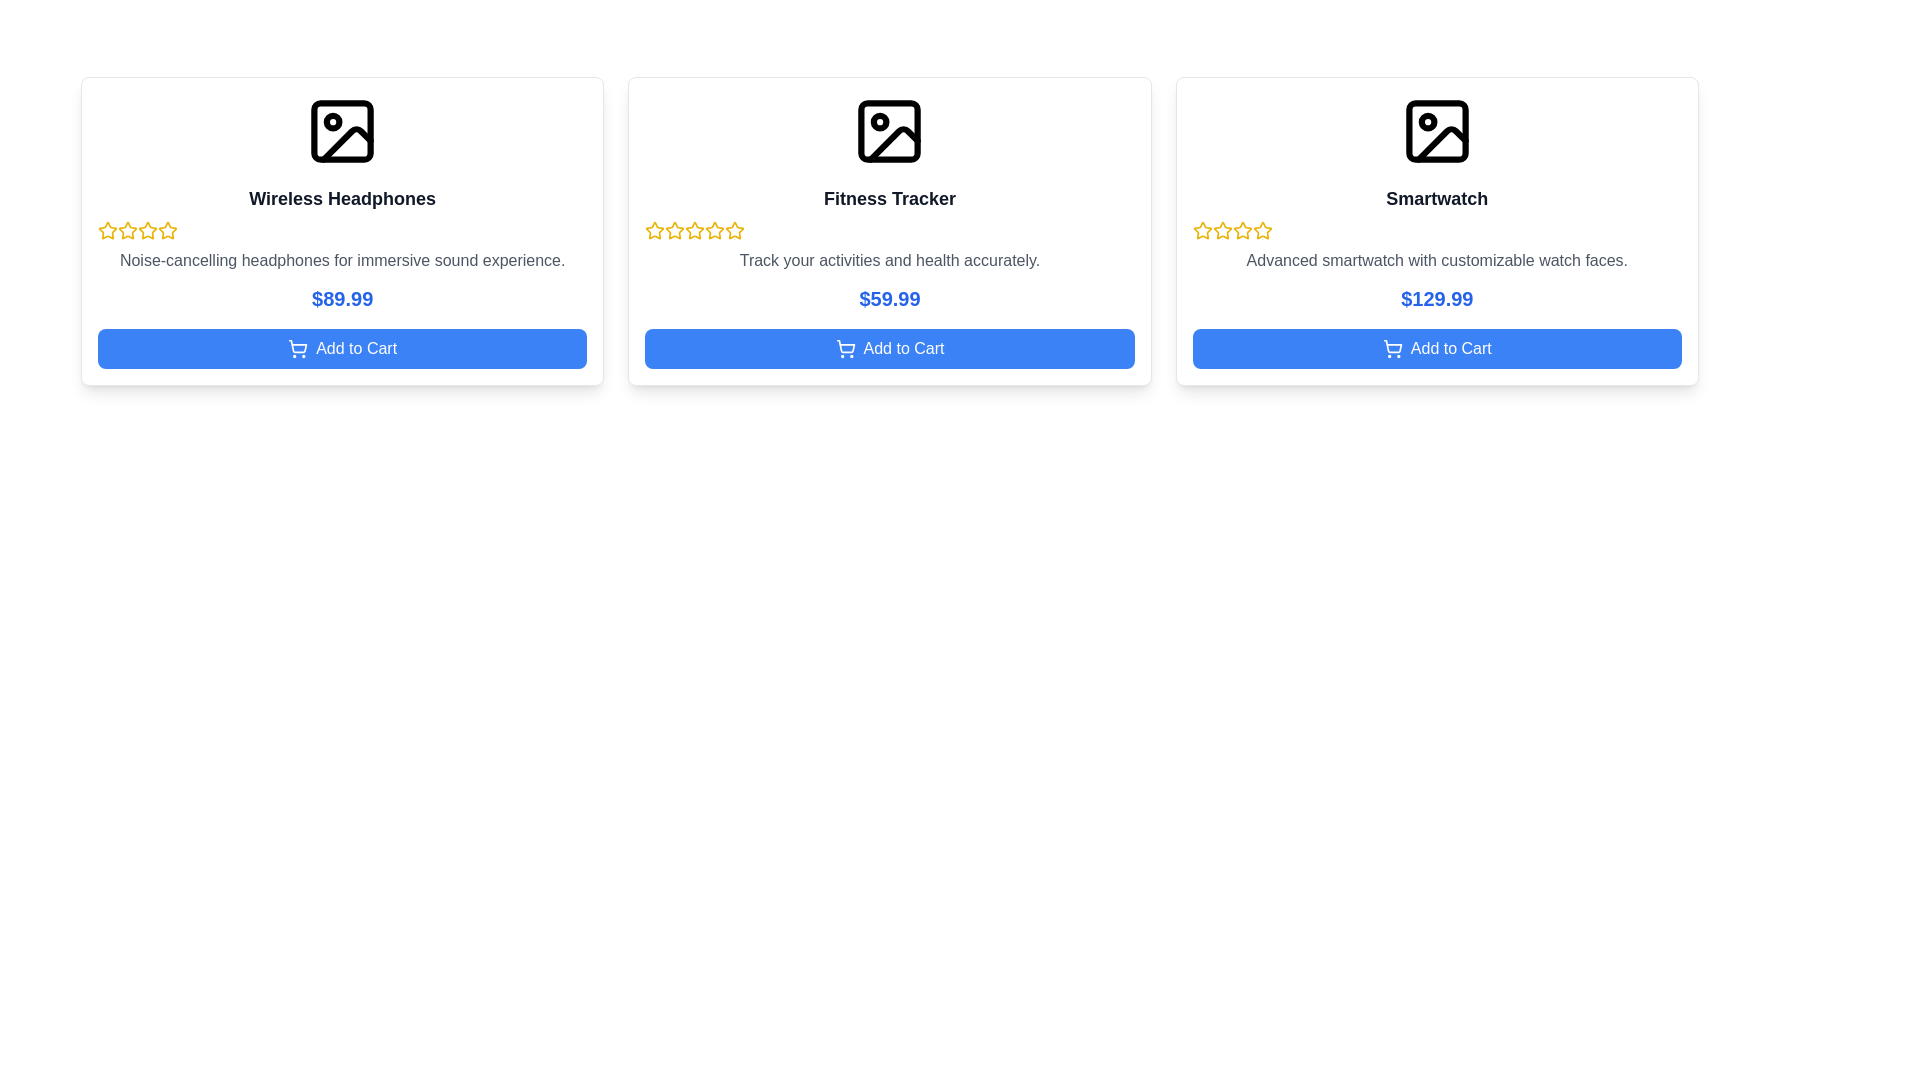 This screenshot has height=1080, width=1920. What do you see at coordinates (734, 229) in the screenshot?
I see `the fourth star icon in the rating system of the 'Fitness Tracker' product card` at bounding box center [734, 229].